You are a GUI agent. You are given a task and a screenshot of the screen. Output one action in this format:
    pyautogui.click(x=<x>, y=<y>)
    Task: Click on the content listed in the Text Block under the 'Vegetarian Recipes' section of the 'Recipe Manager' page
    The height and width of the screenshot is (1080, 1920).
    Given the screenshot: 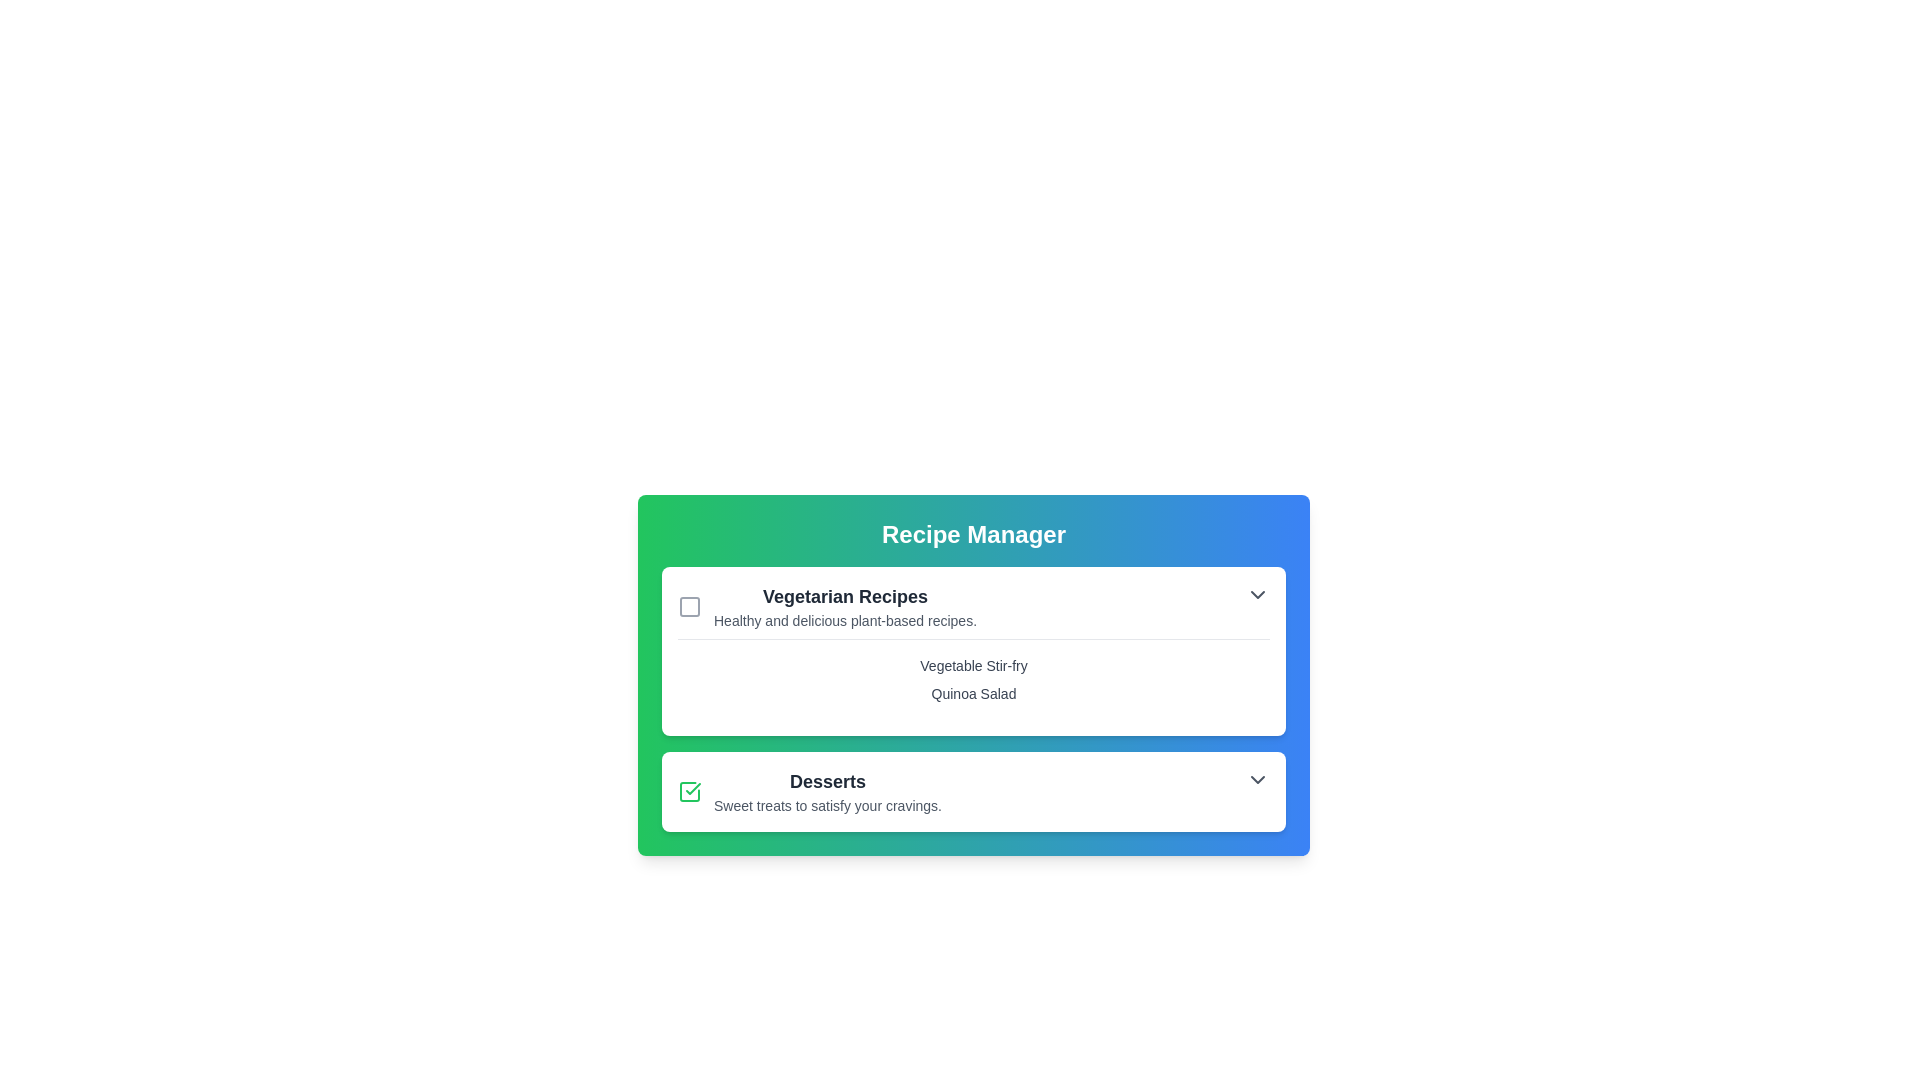 What is the action you would take?
    pyautogui.click(x=974, y=698)
    